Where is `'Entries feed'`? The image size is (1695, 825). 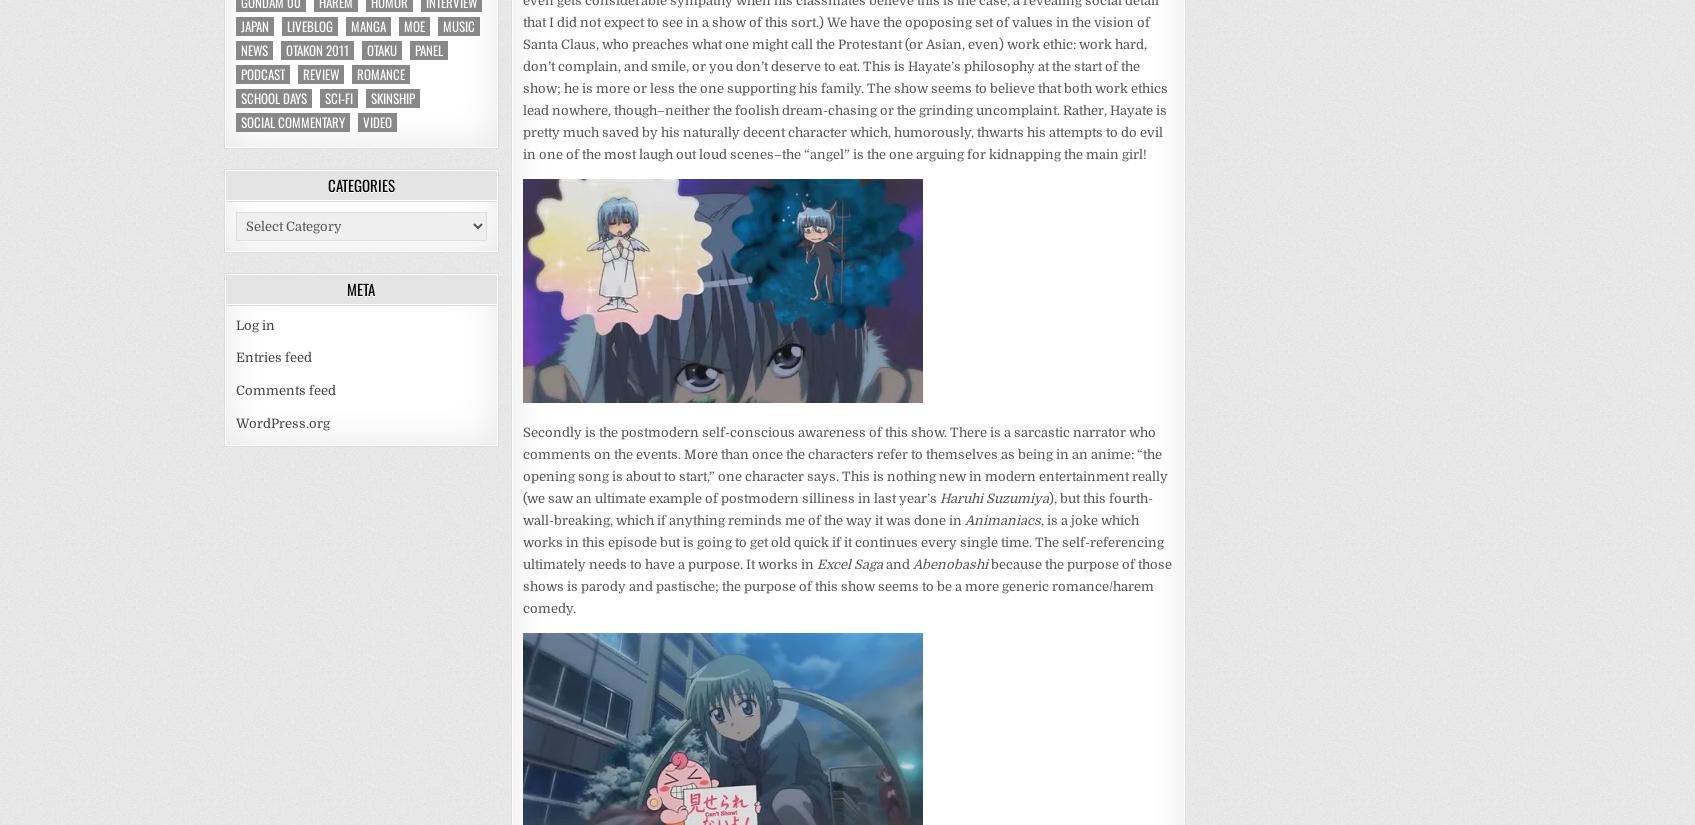
'Entries feed' is located at coordinates (273, 357).